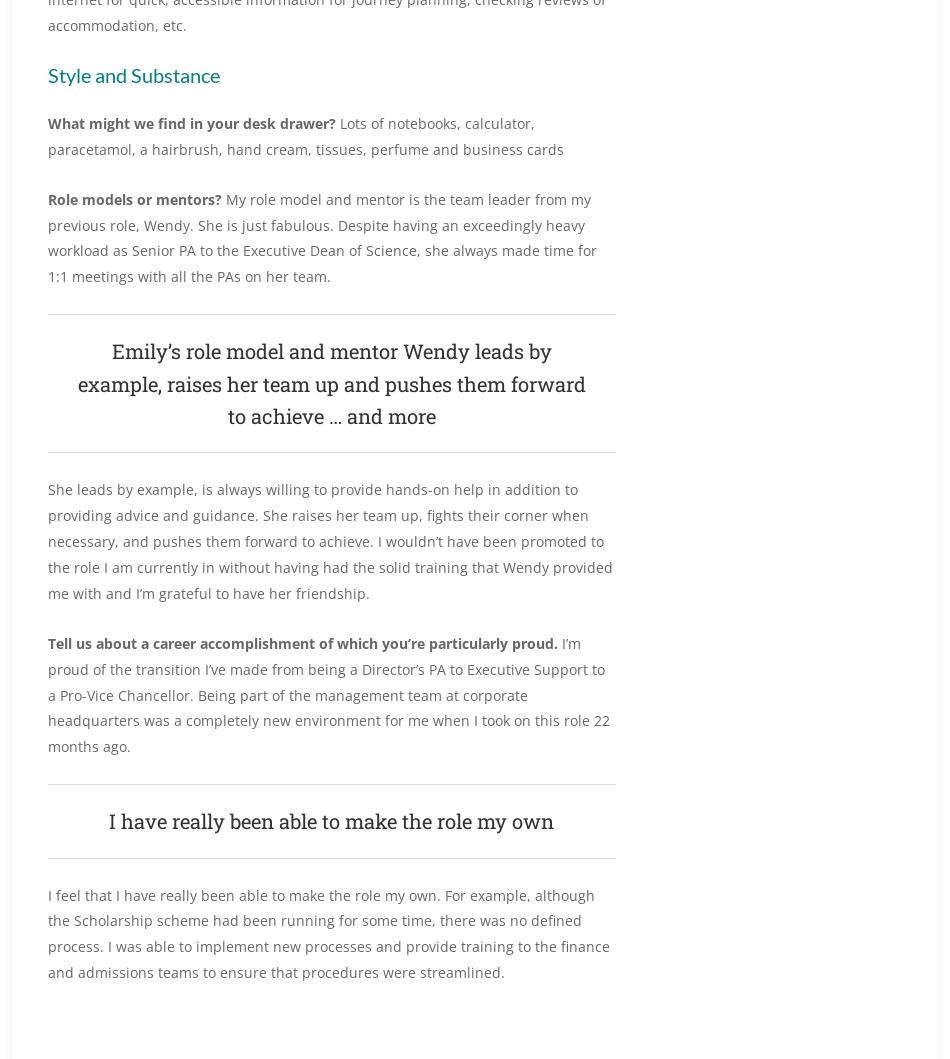  What do you see at coordinates (304, 134) in the screenshot?
I see `'Lots of notebooks, calculator, paracetamol, a hairbrush, hand cream, tissues, perfume and business cards'` at bounding box center [304, 134].